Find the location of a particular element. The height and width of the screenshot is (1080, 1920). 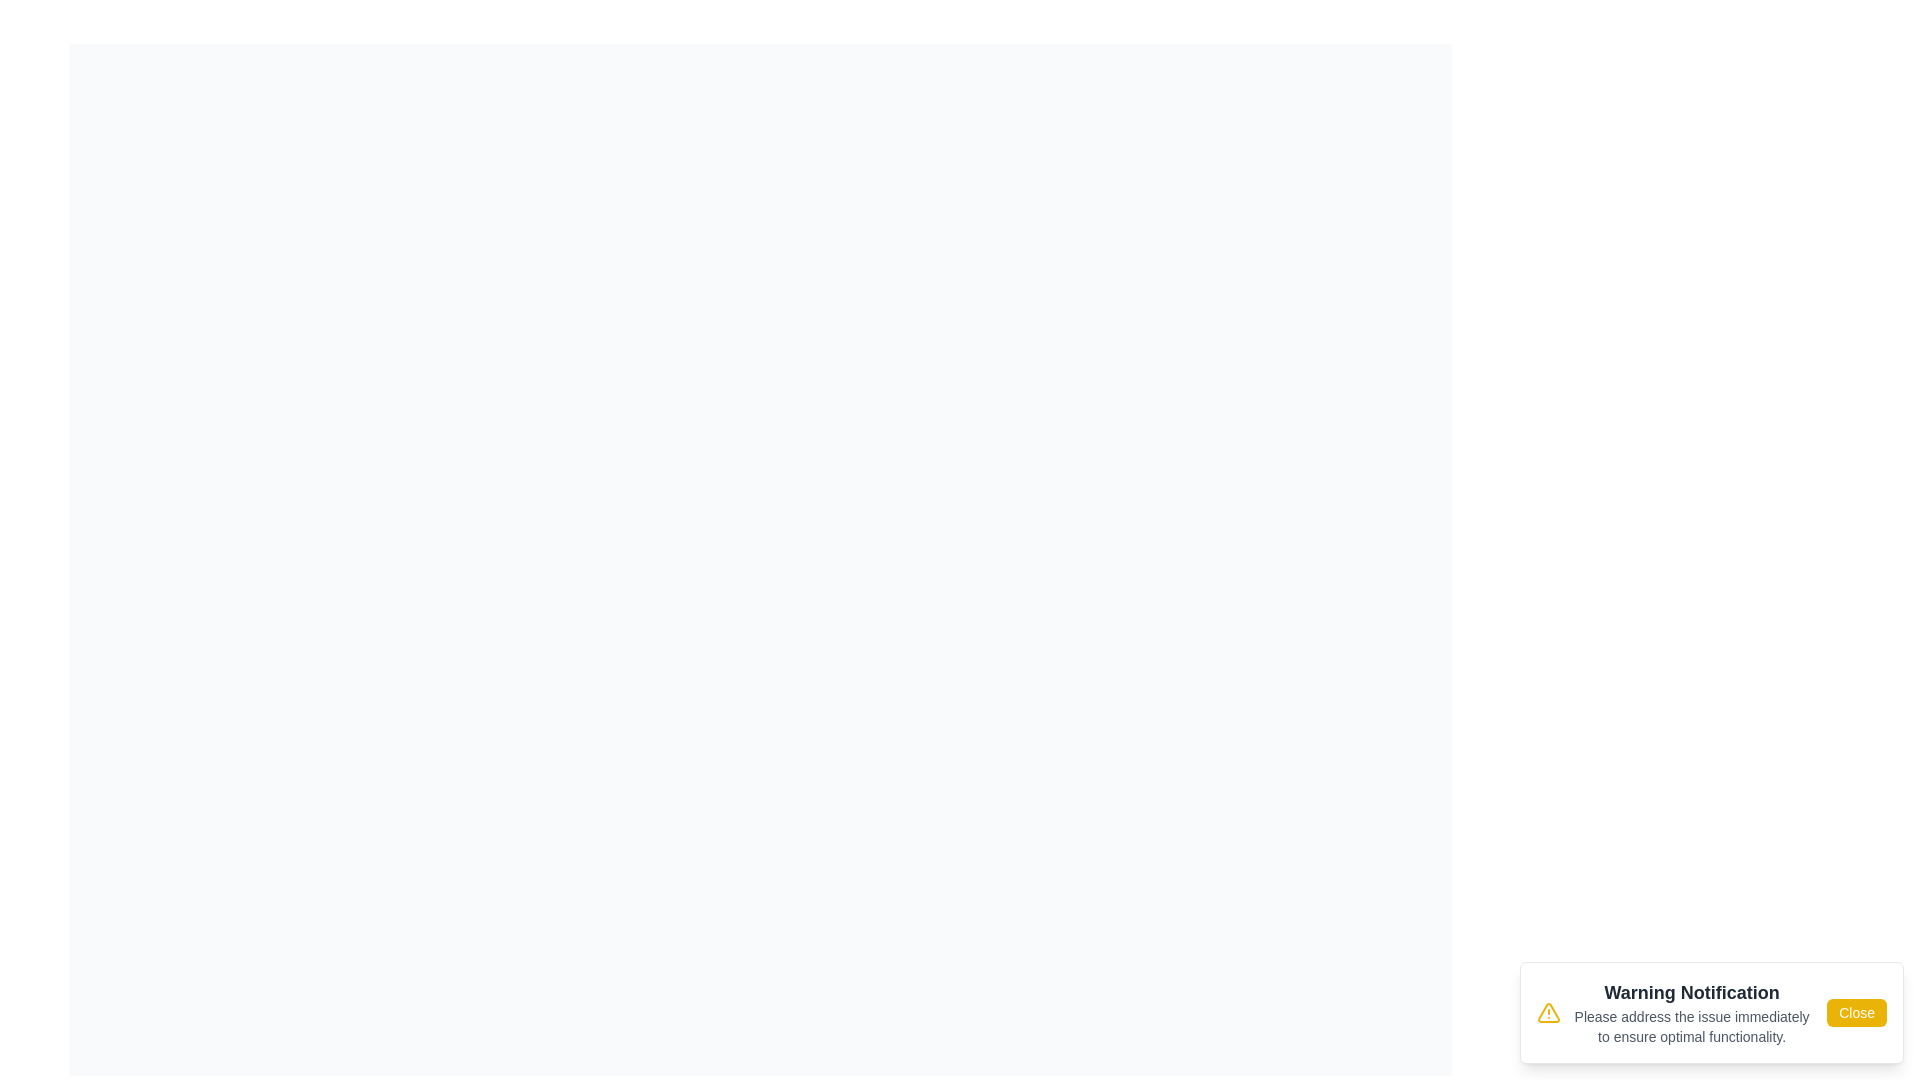

the warning icon to inspect it is located at coordinates (1548, 1013).